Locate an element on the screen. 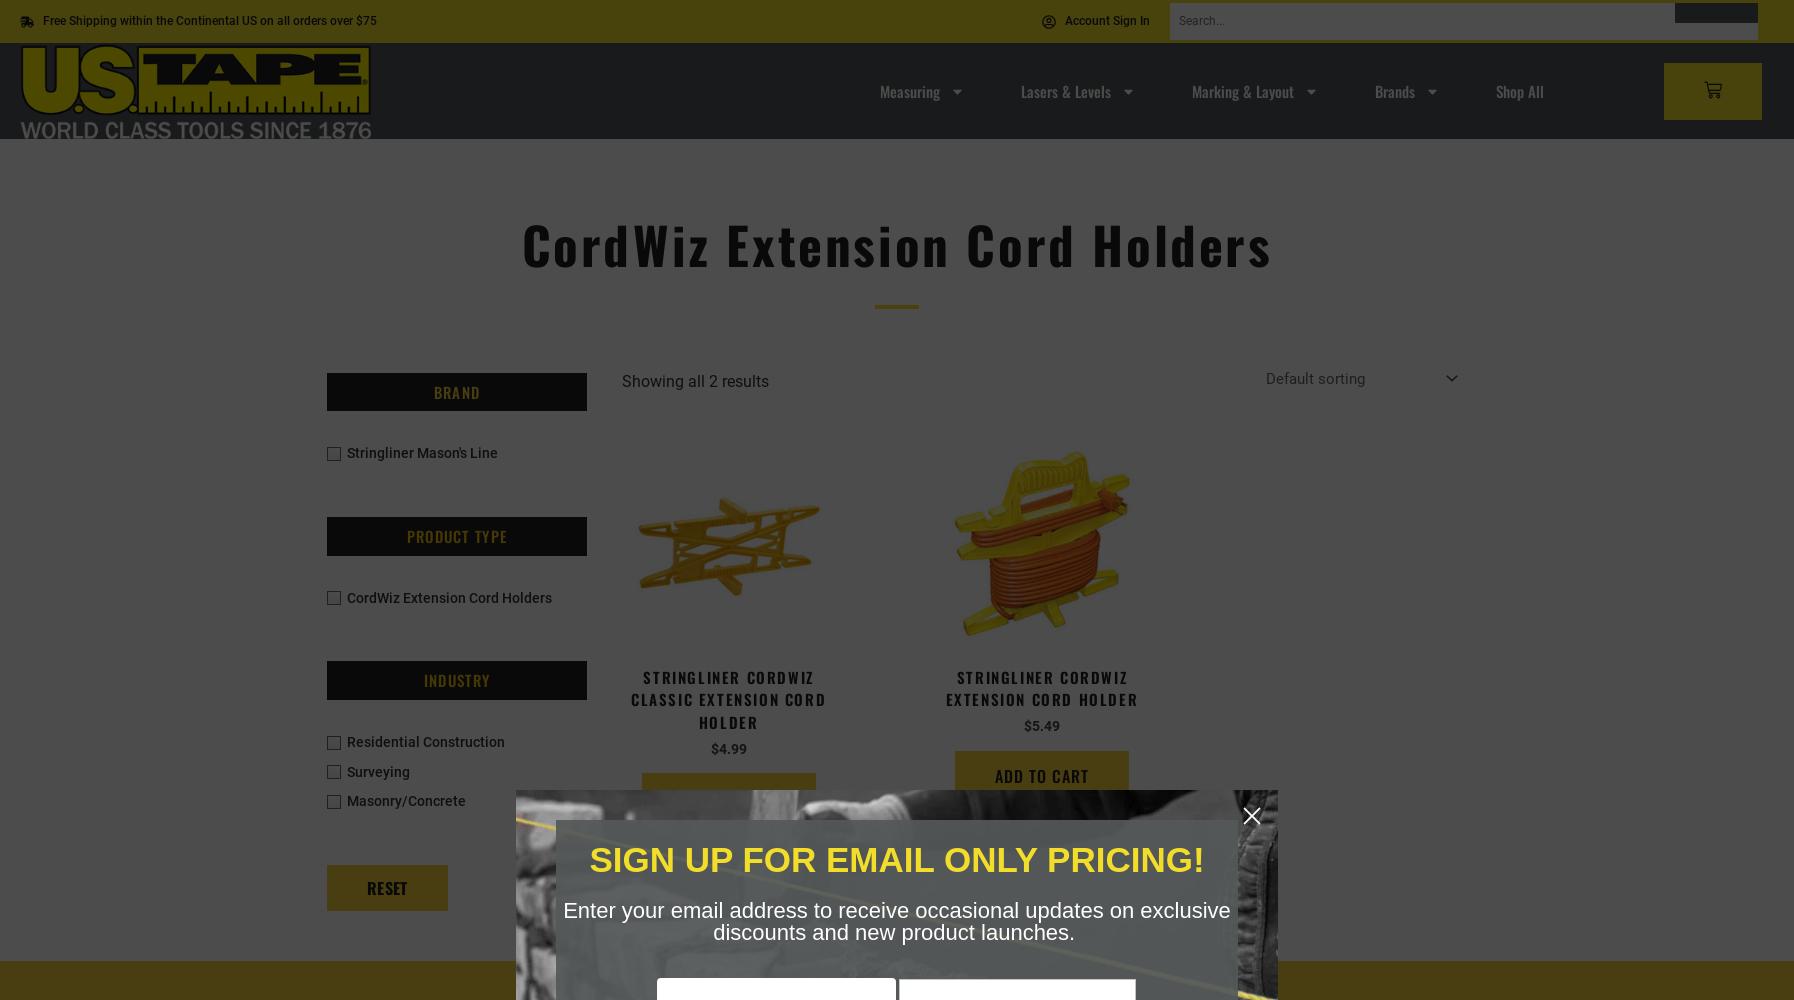 The width and height of the screenshot is (1794, 1000). 'Brand' is located at coordinates (456, 391).